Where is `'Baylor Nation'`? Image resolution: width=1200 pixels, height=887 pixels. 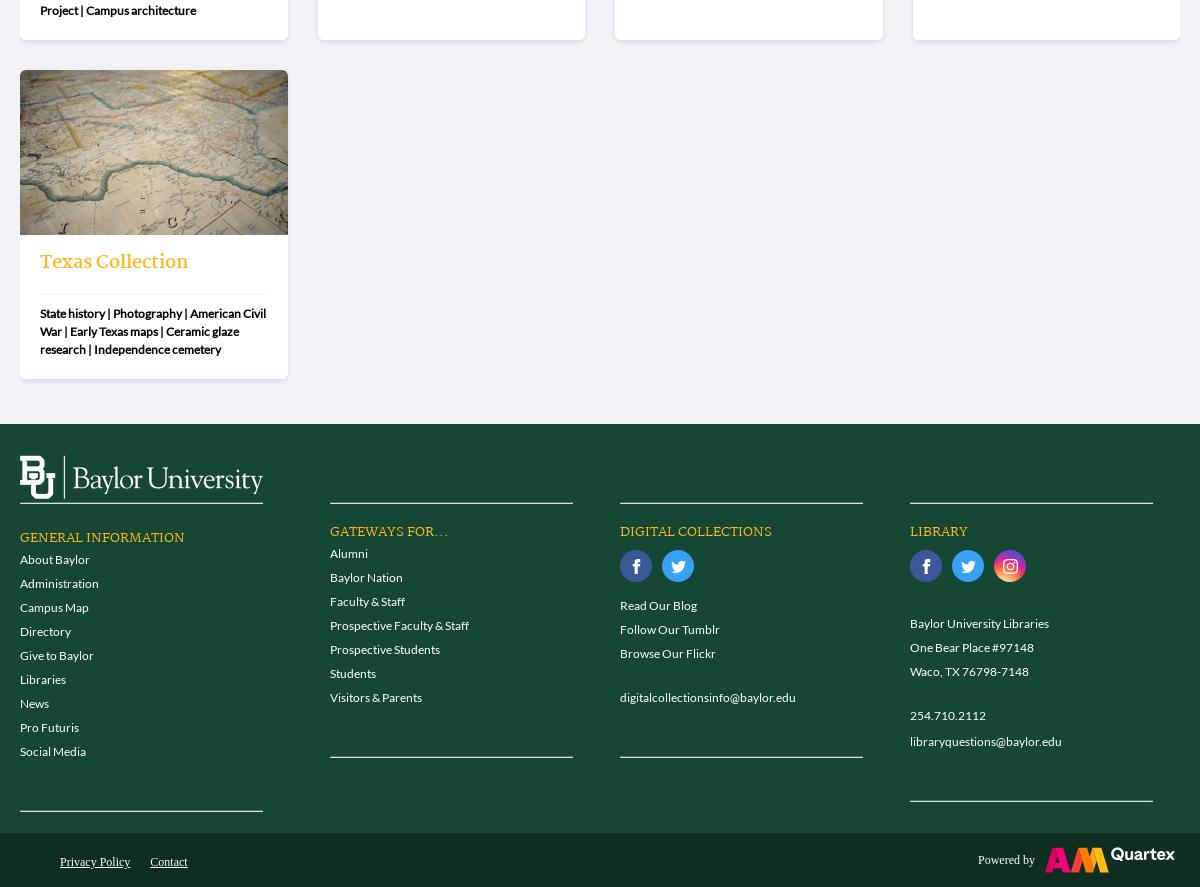 'Baylor Nation' is located at coordinates (366, 576).